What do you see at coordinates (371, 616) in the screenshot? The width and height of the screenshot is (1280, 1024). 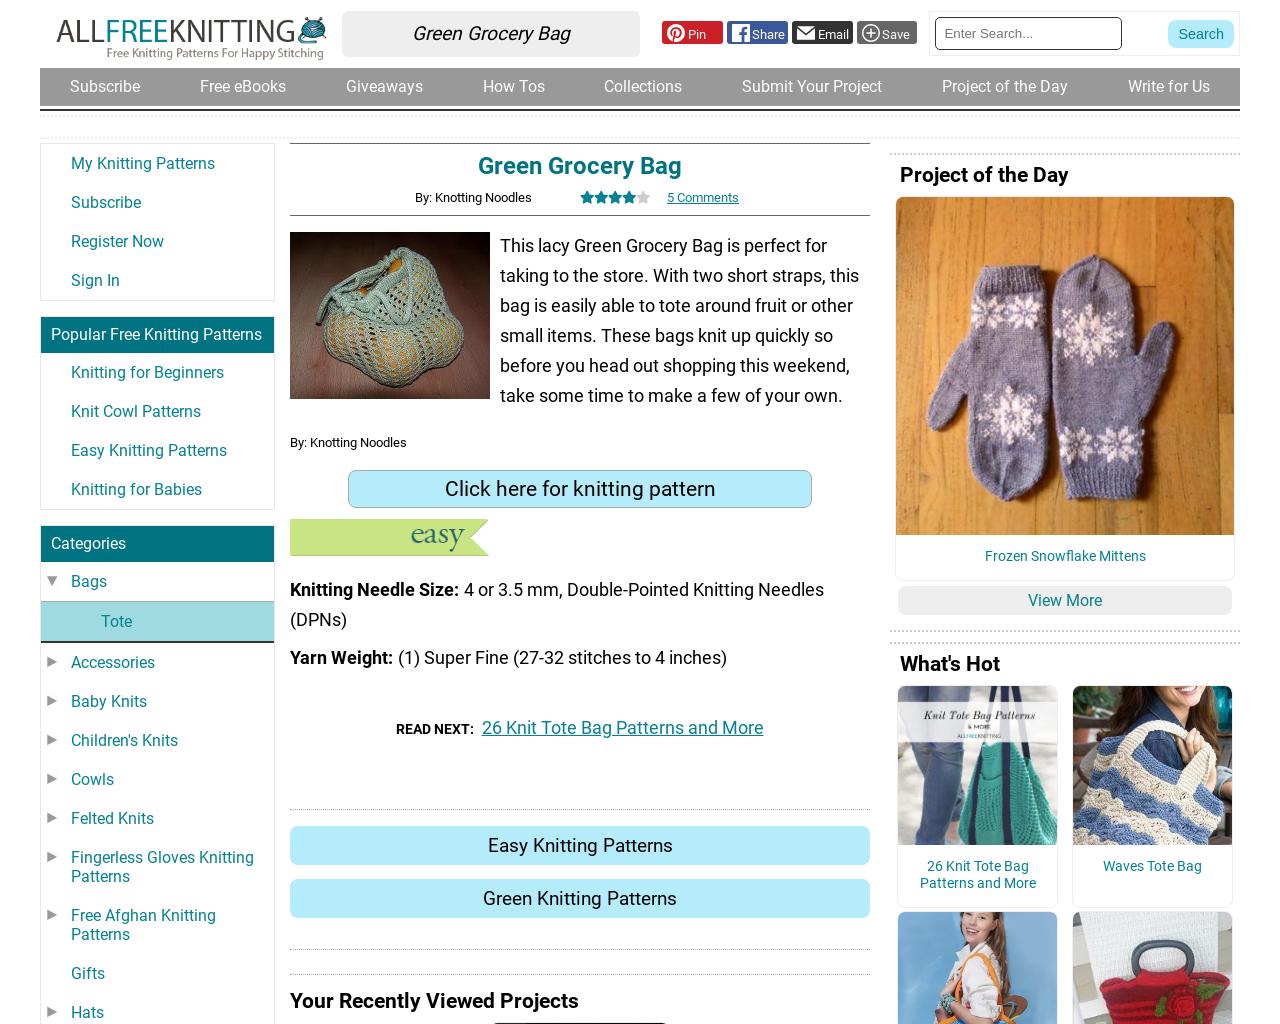 I see `'Knitting Needle Size'` at bounding box center [371, 616].